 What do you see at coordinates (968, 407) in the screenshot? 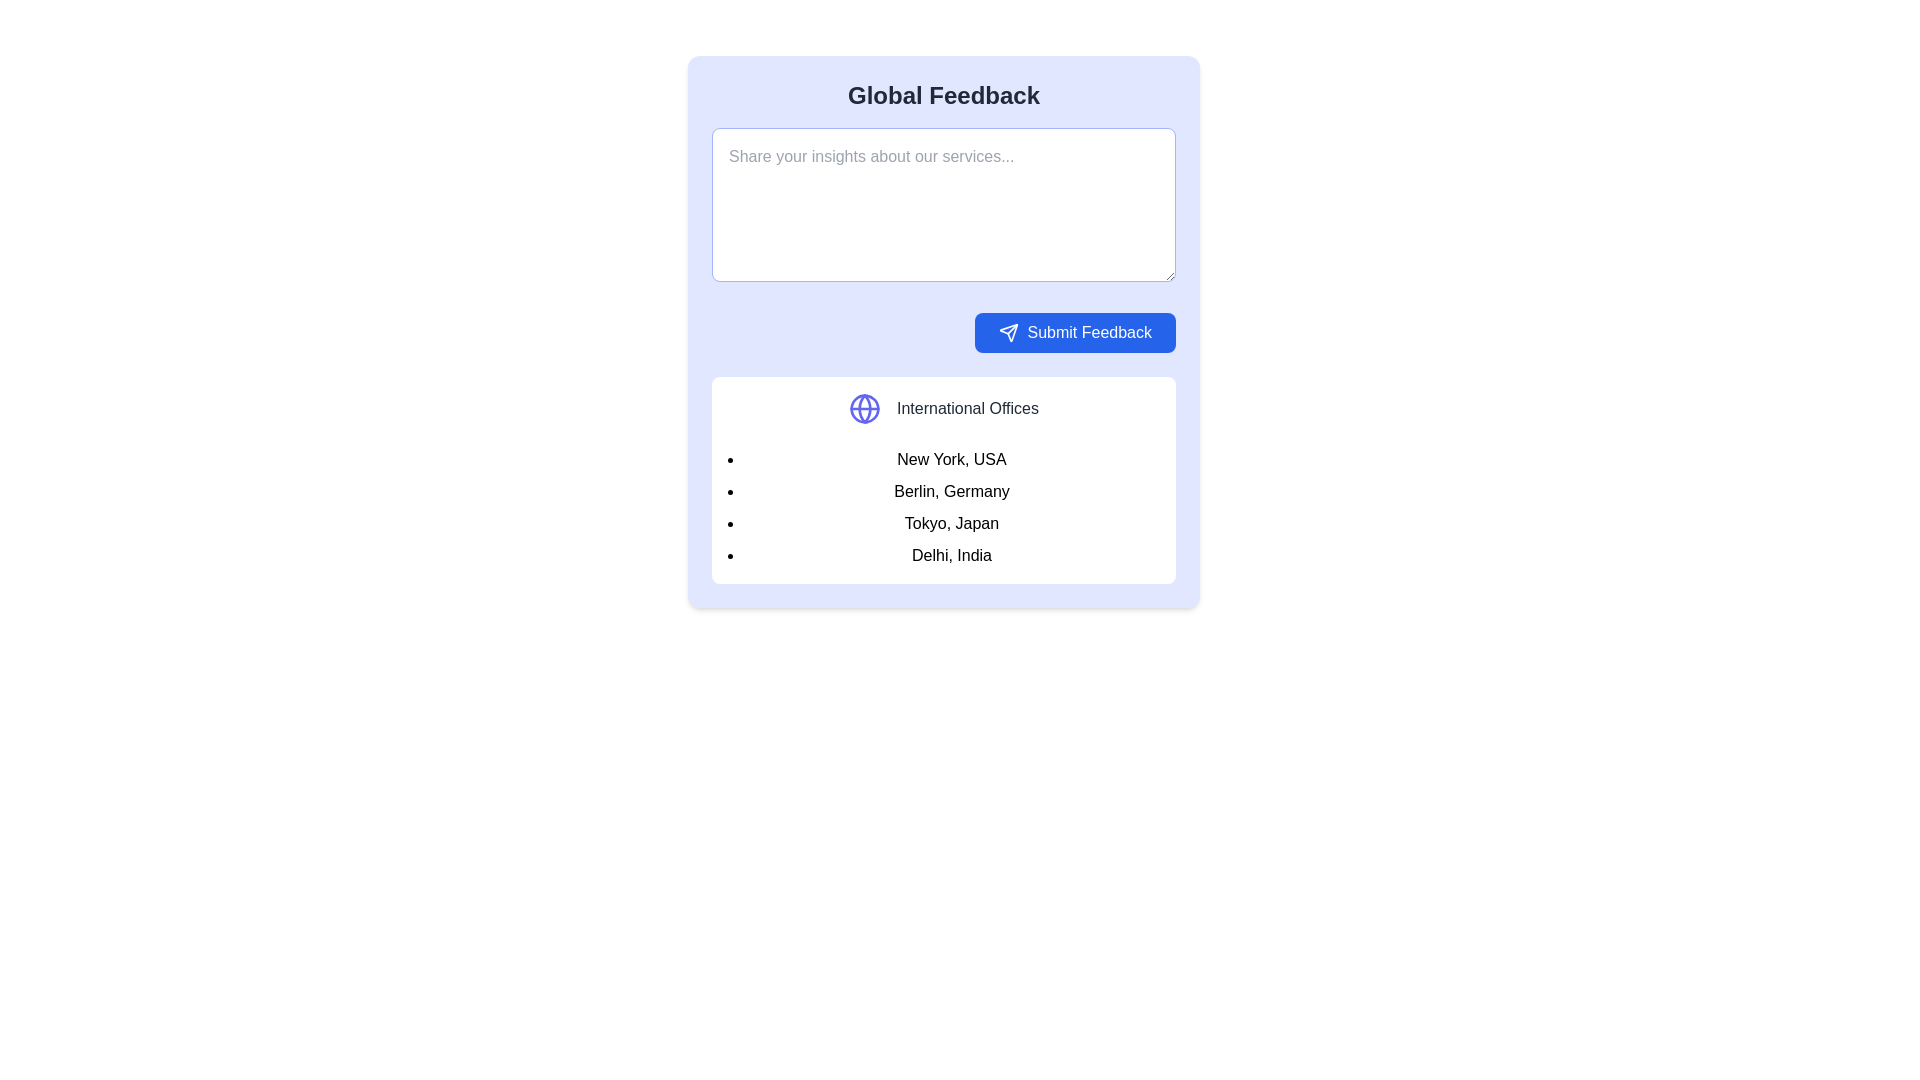
I see `the text label indicating the start of a section detailing international office locations, which is located at the bottom part of the blue feedback card, above a list of international city names and to the right of a globe icon` at bounding box center [968, 407].